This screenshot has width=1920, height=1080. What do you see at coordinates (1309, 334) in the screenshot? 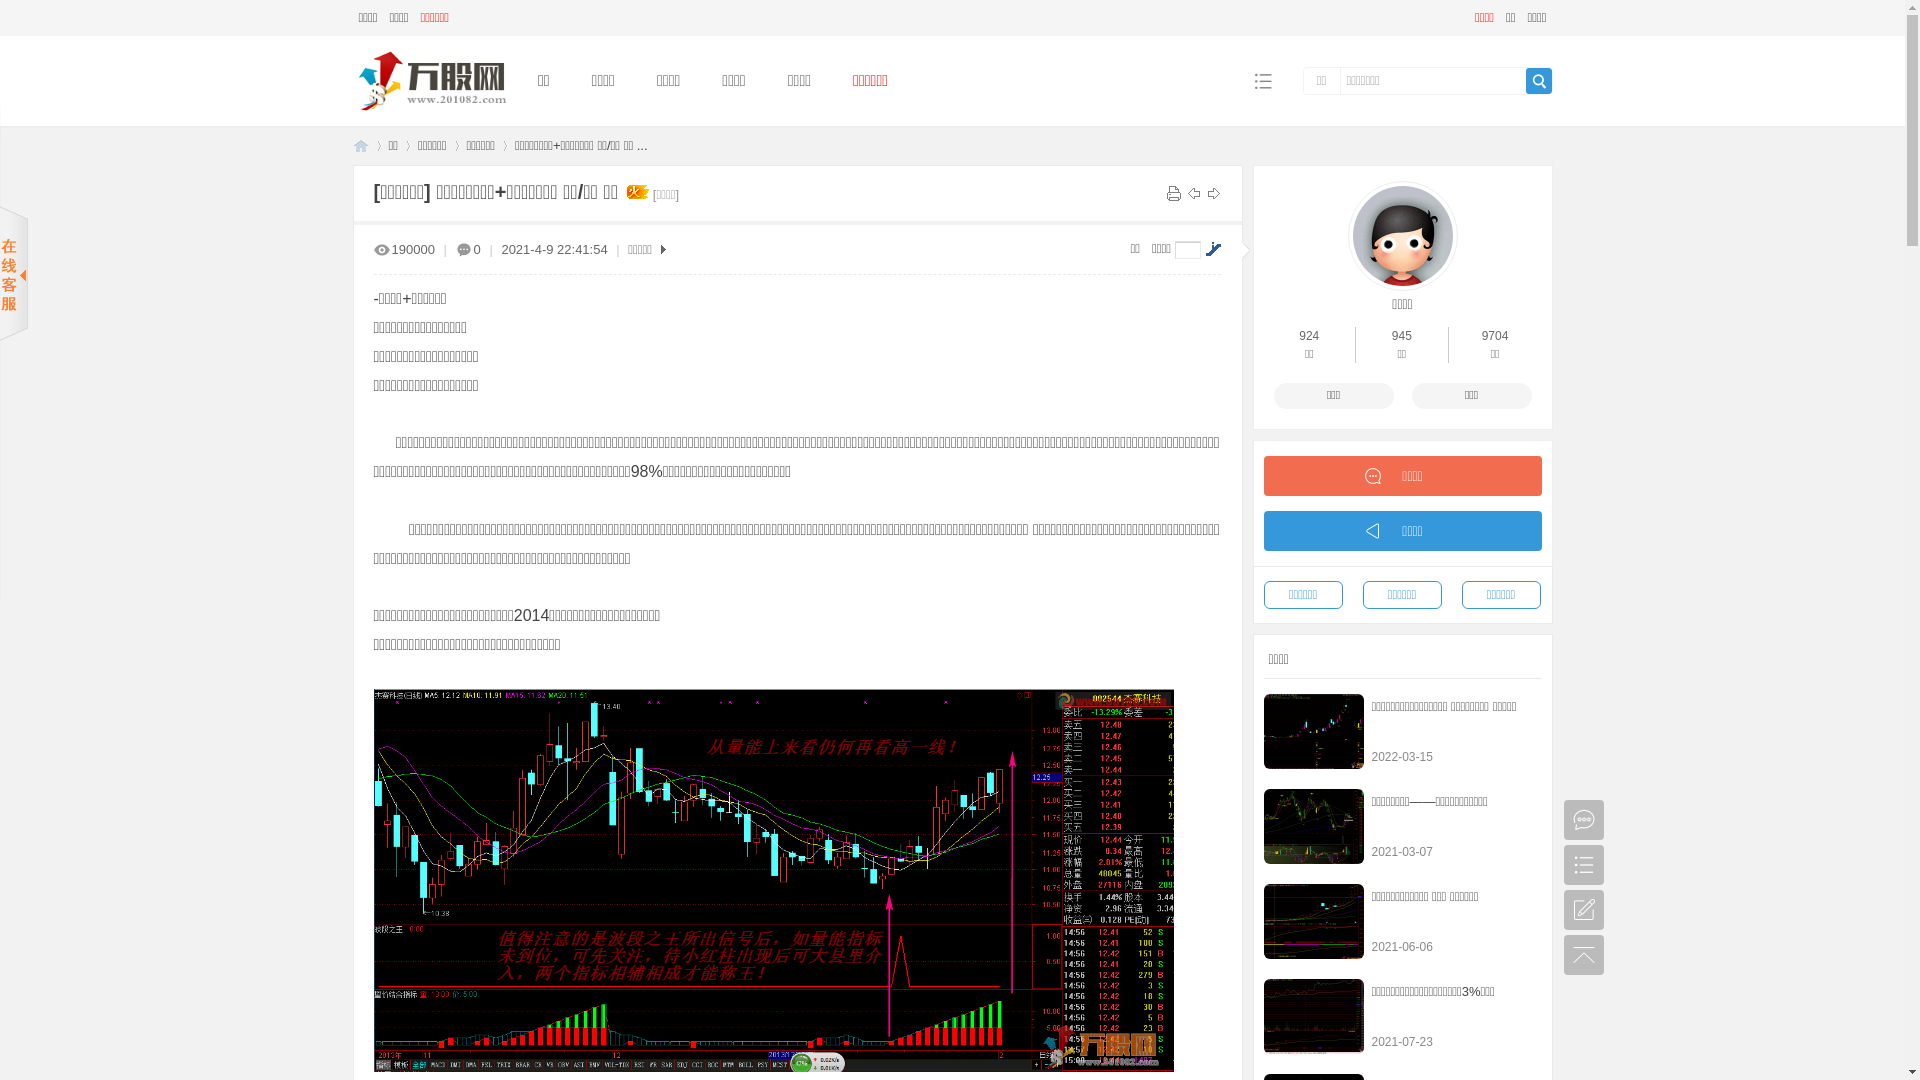
I see `'924'` at bounding box center [1309, 334].